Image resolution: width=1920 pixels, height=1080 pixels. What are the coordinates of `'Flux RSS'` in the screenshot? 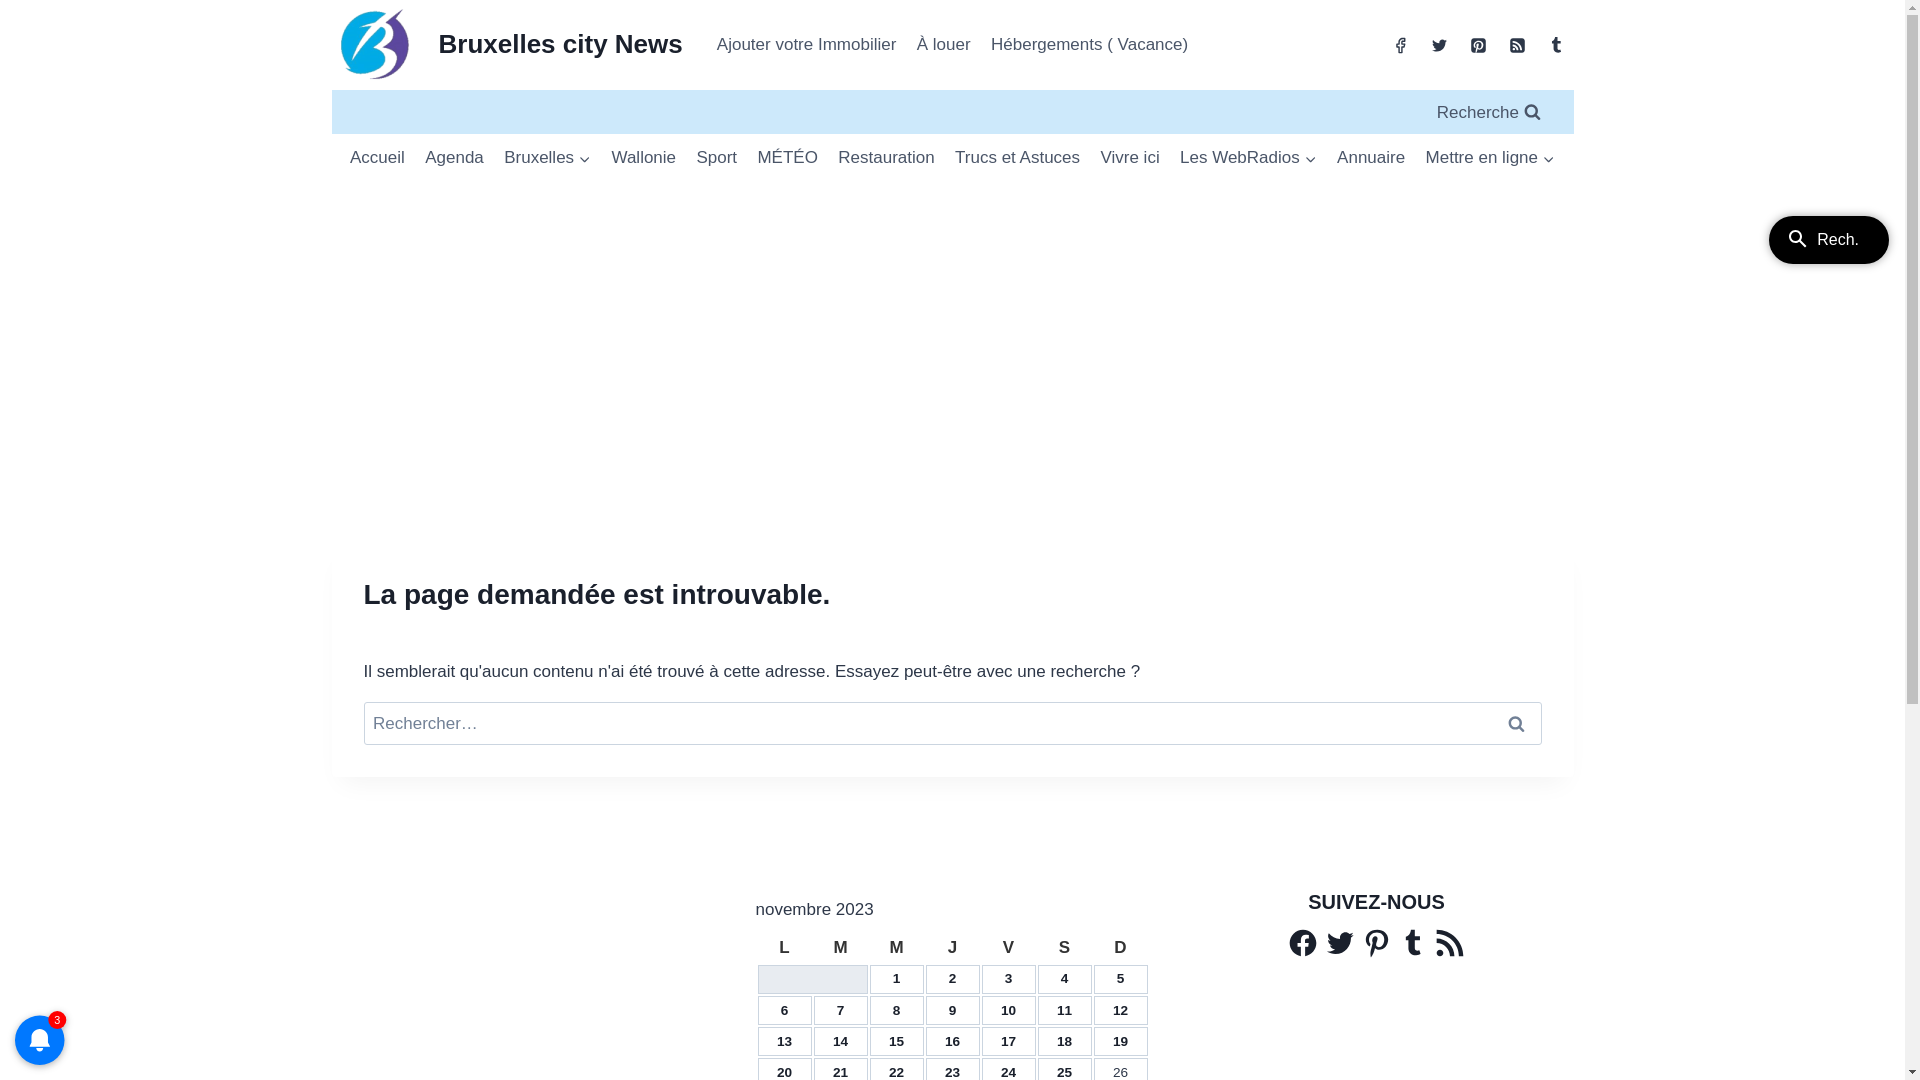 It's located at (1449, 942).